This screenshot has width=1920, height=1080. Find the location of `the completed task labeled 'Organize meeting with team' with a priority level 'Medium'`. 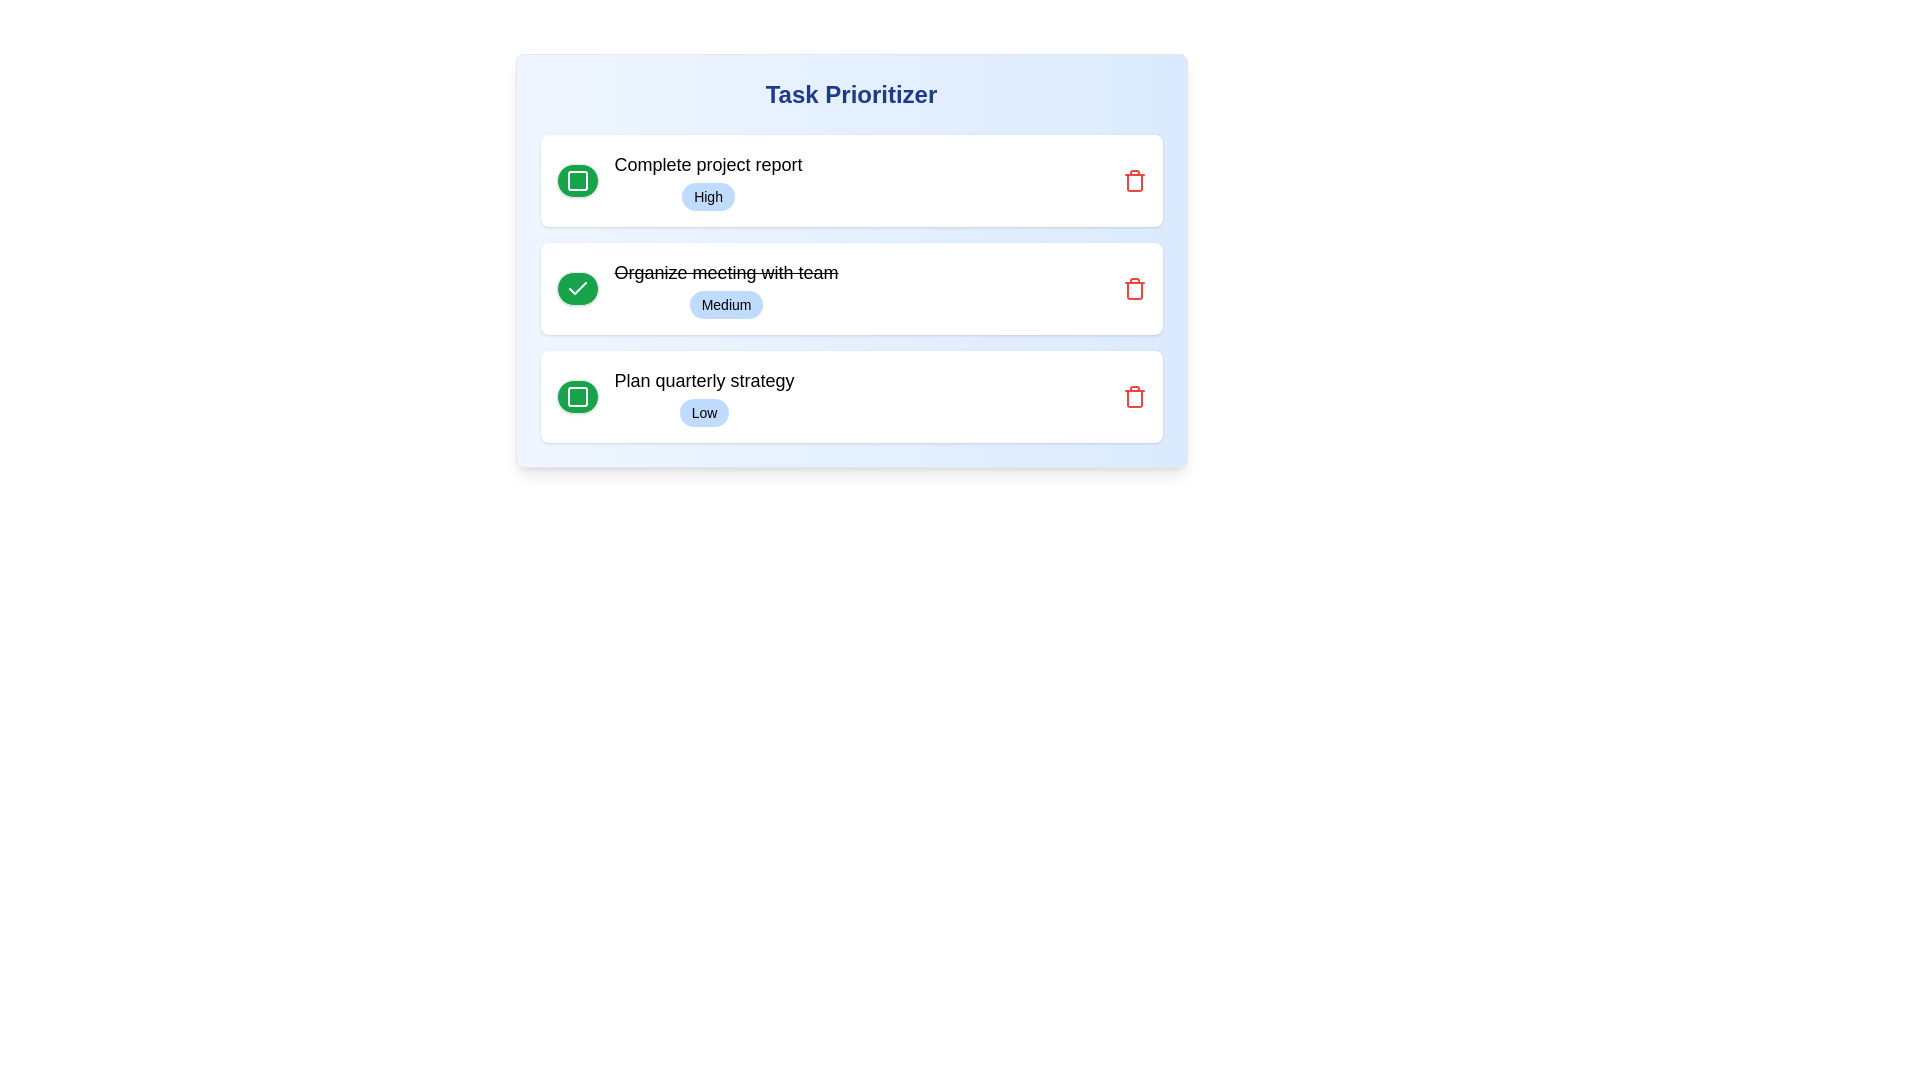

the completed task labeled 'Organize meeting with team' with a priority level 'Medium' is located at coordinates (725, 289).